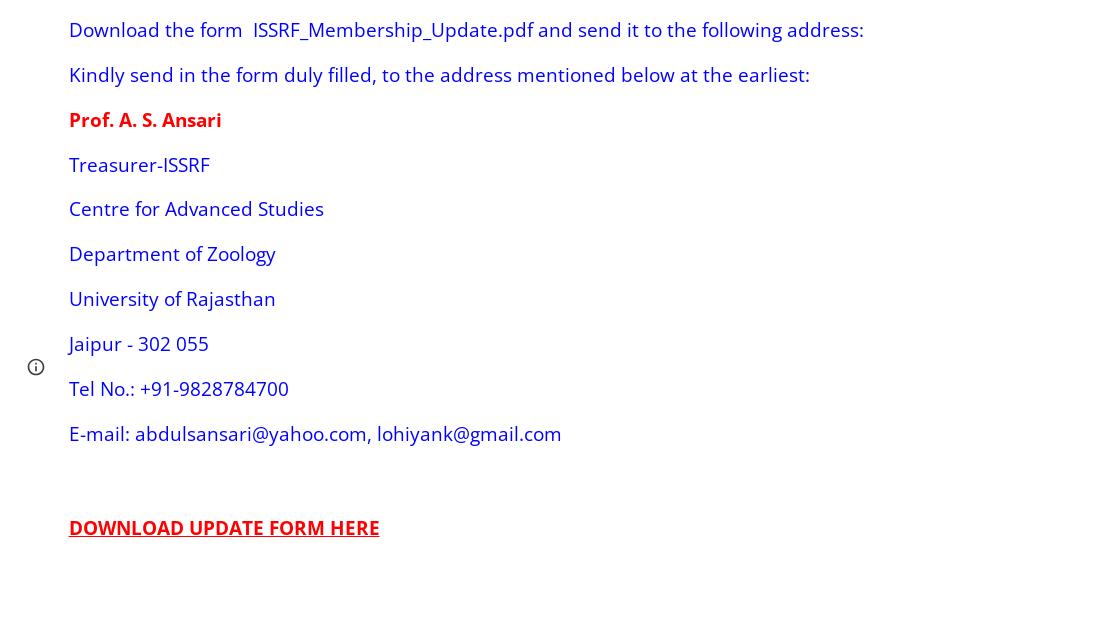  I want to click on '9828784700', so click(232, 387).